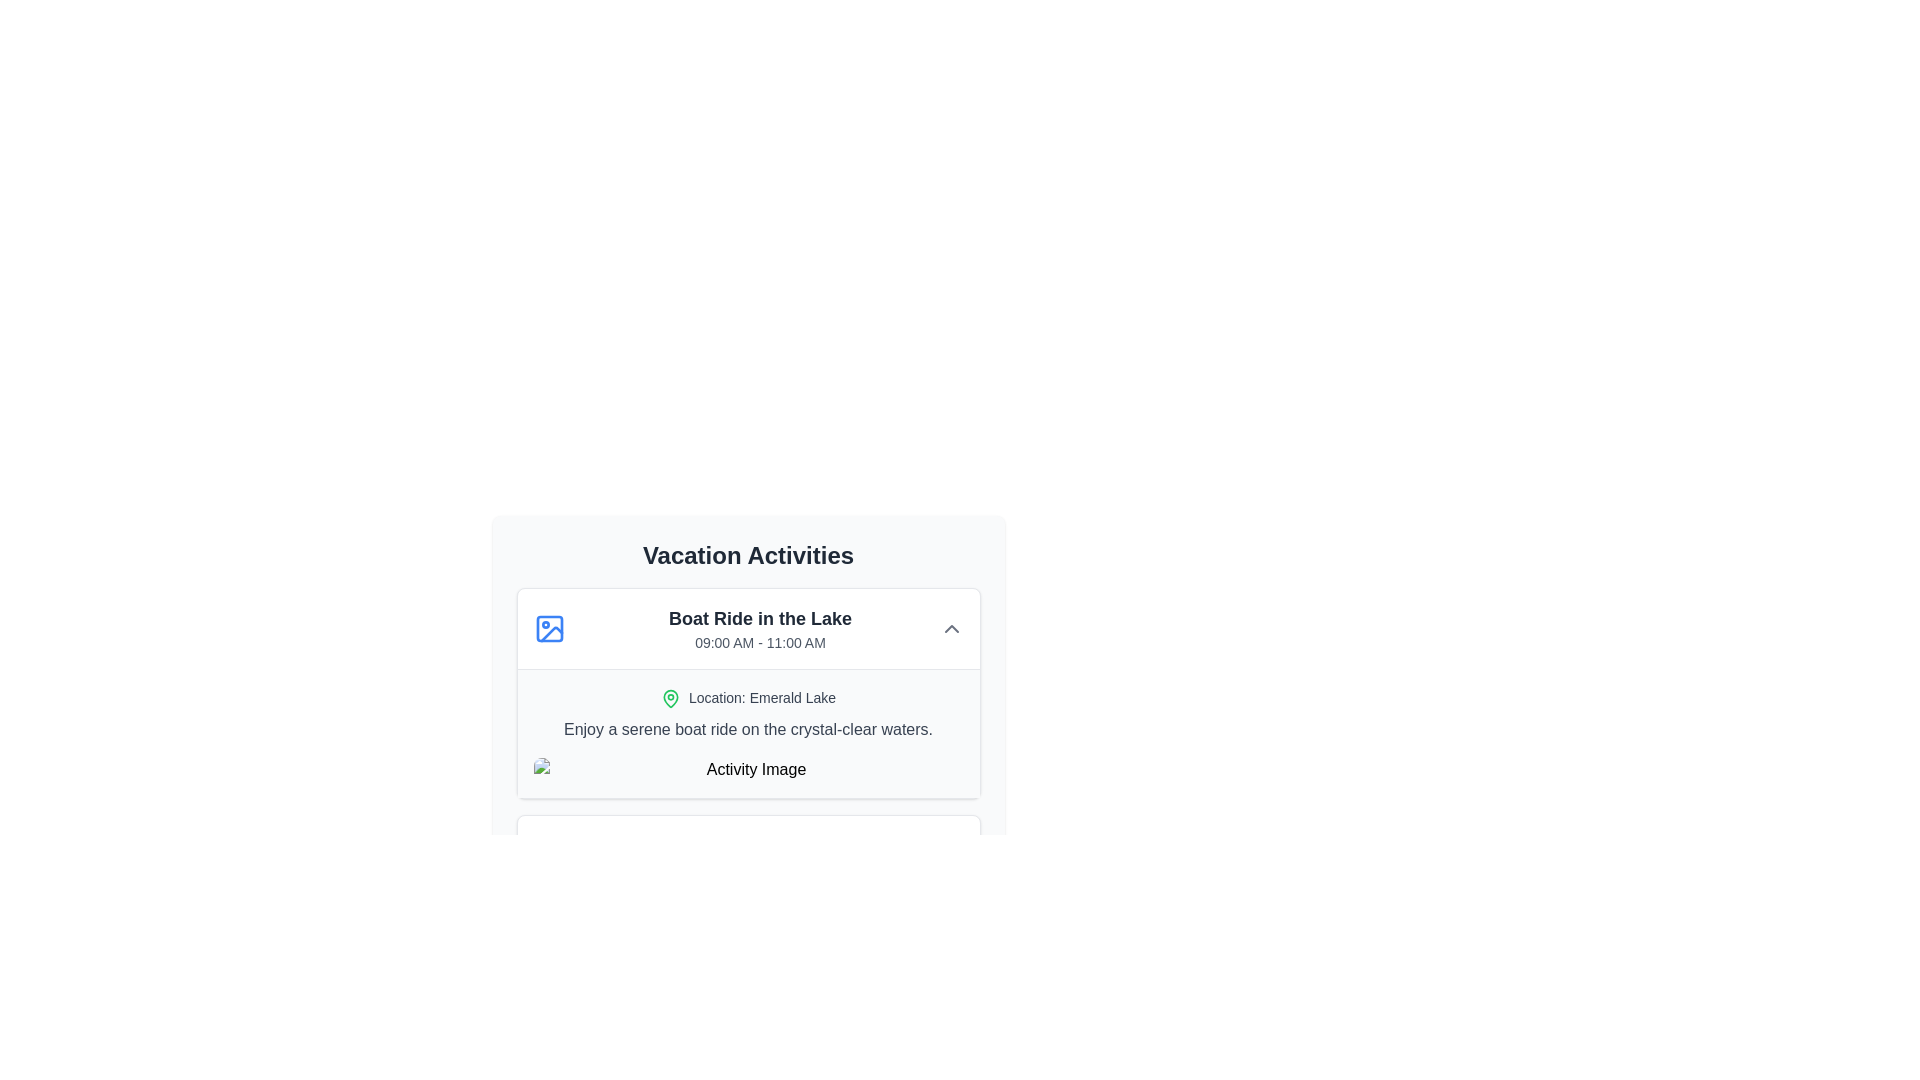  I want to click on the pin-like icon located under the text 'Location: Emerald Lake' in the 'Vacation Activities' section as an indicator, so click(670, 697).